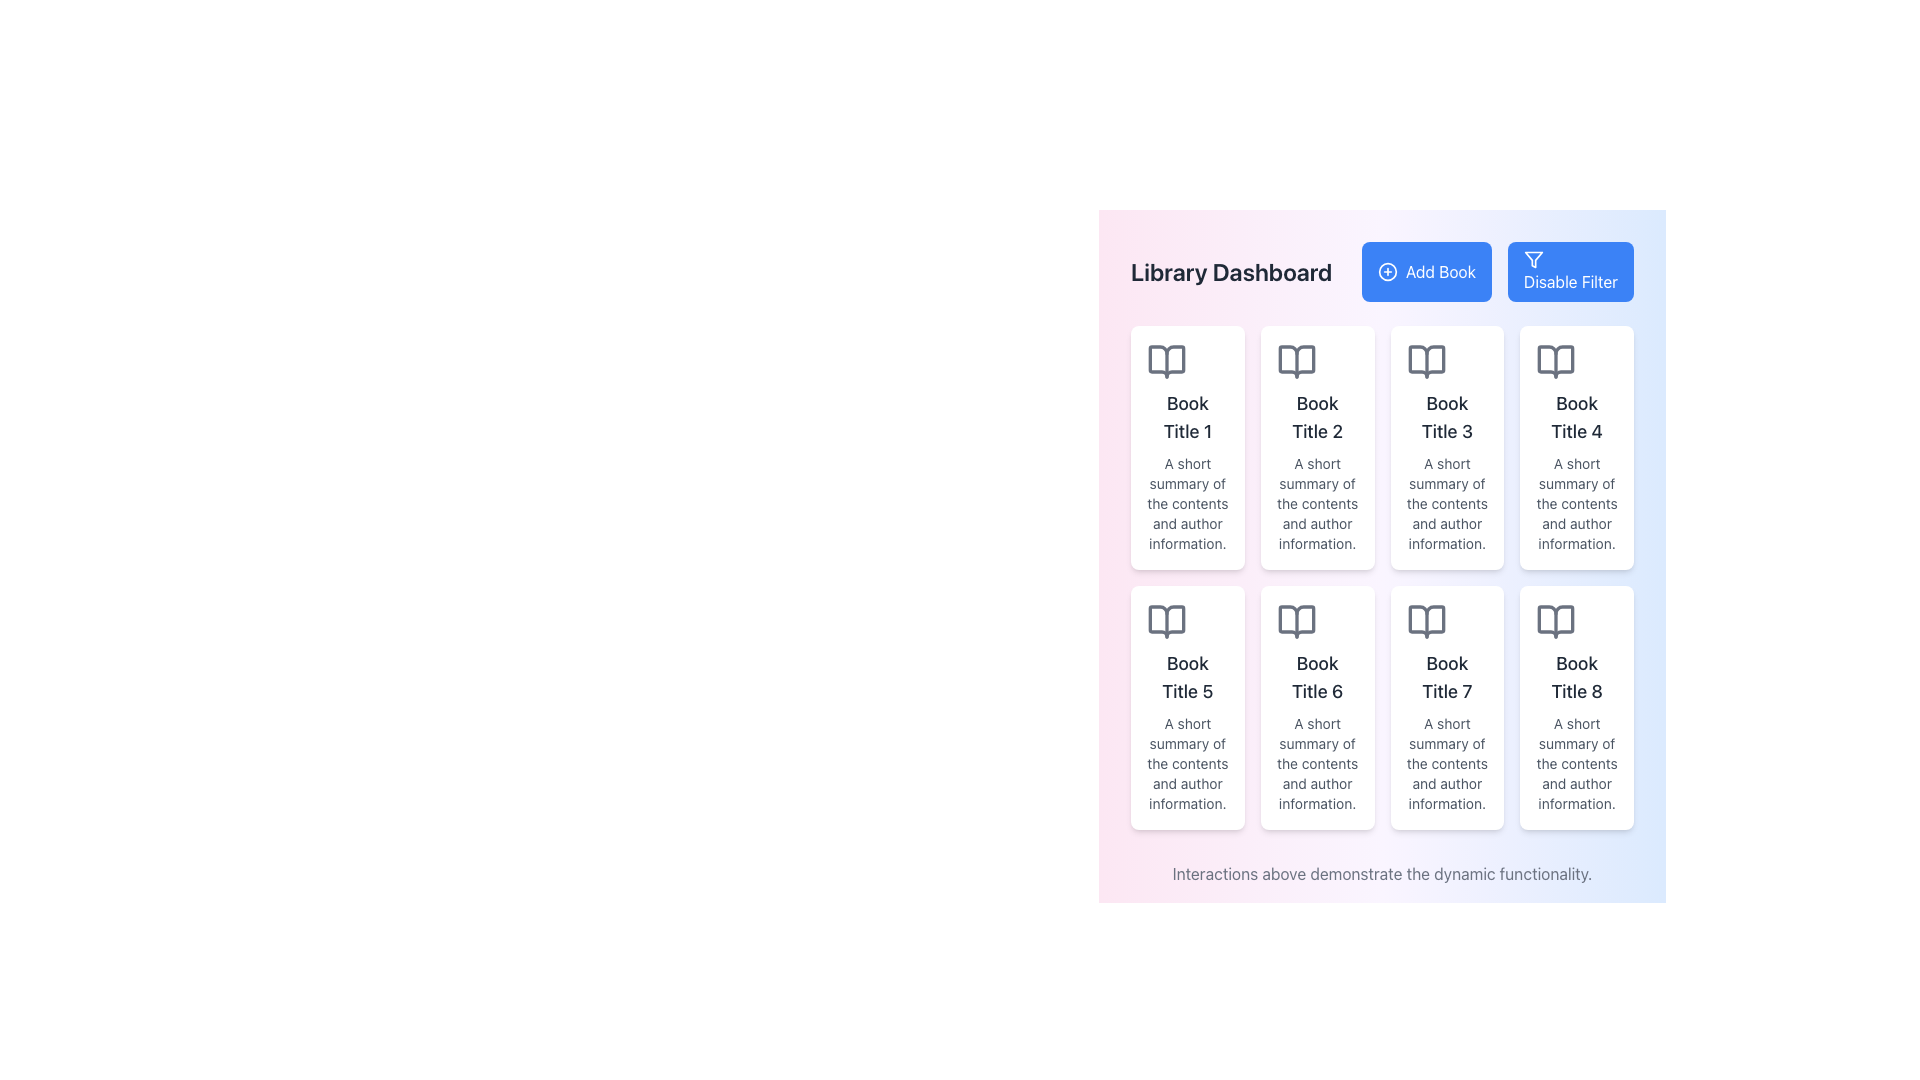 This screenshot has height=1080, width=1920. Describe the element at coordinates (1187, 763) in the screenshot. I see `the text element displaying 'A short summary of the contents and author information.' which is located beneath 'Book Title 5'` at that location.